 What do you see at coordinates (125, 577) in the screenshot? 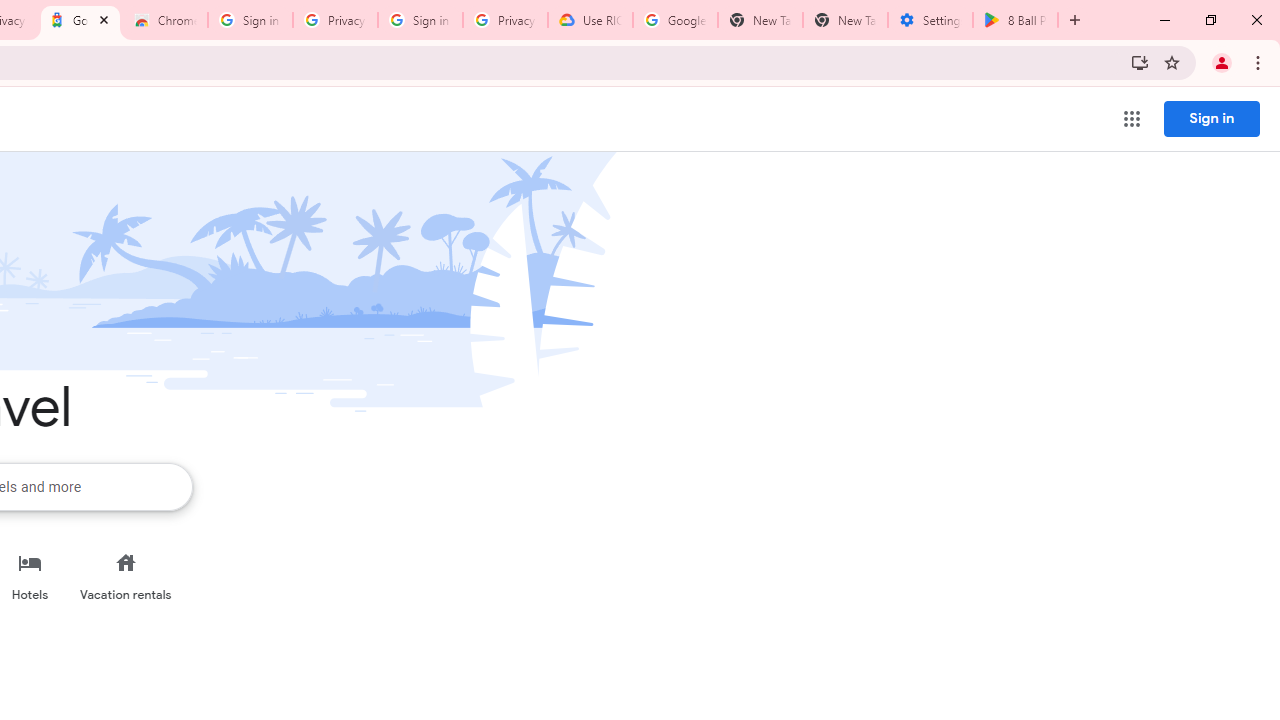
I see `'Vacation rentals'` at bounding box center [125, 577].